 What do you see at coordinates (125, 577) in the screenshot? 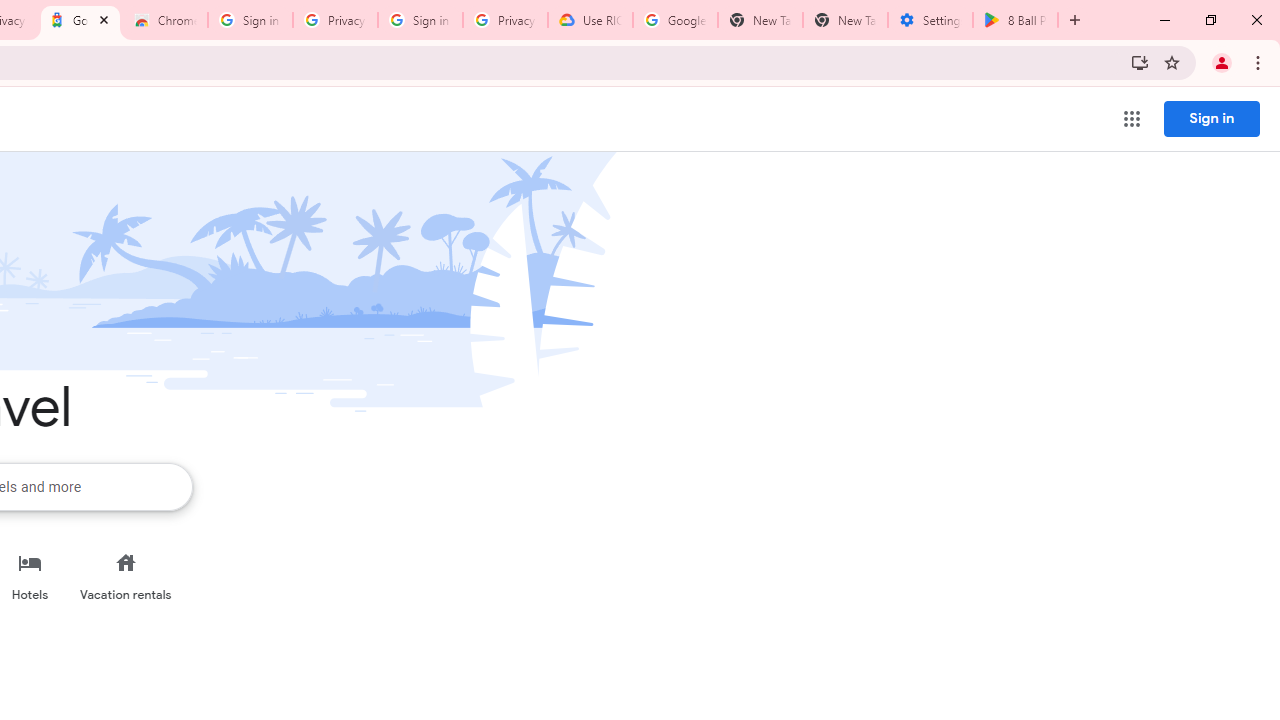
I see `'Vacation rentals'` at bounding box center [125, 577].